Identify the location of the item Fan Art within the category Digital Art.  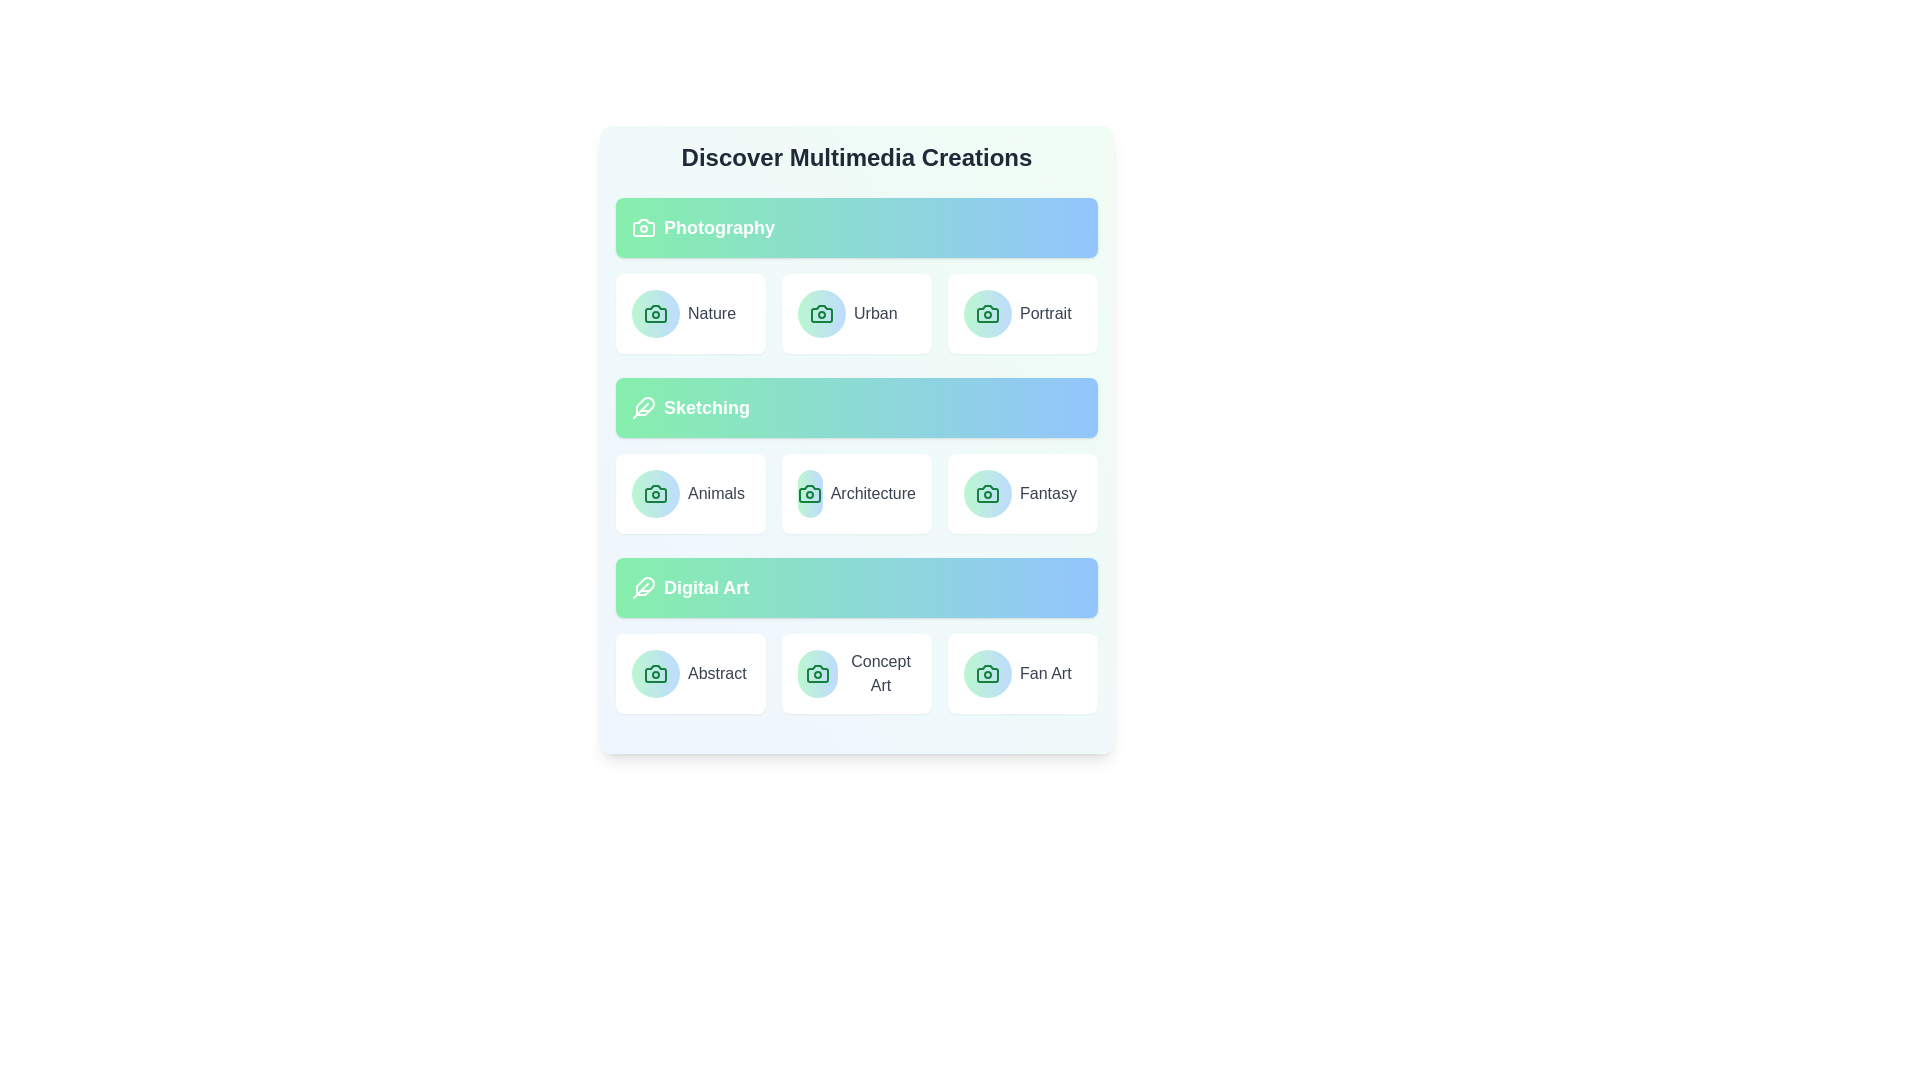
(1022, 674).